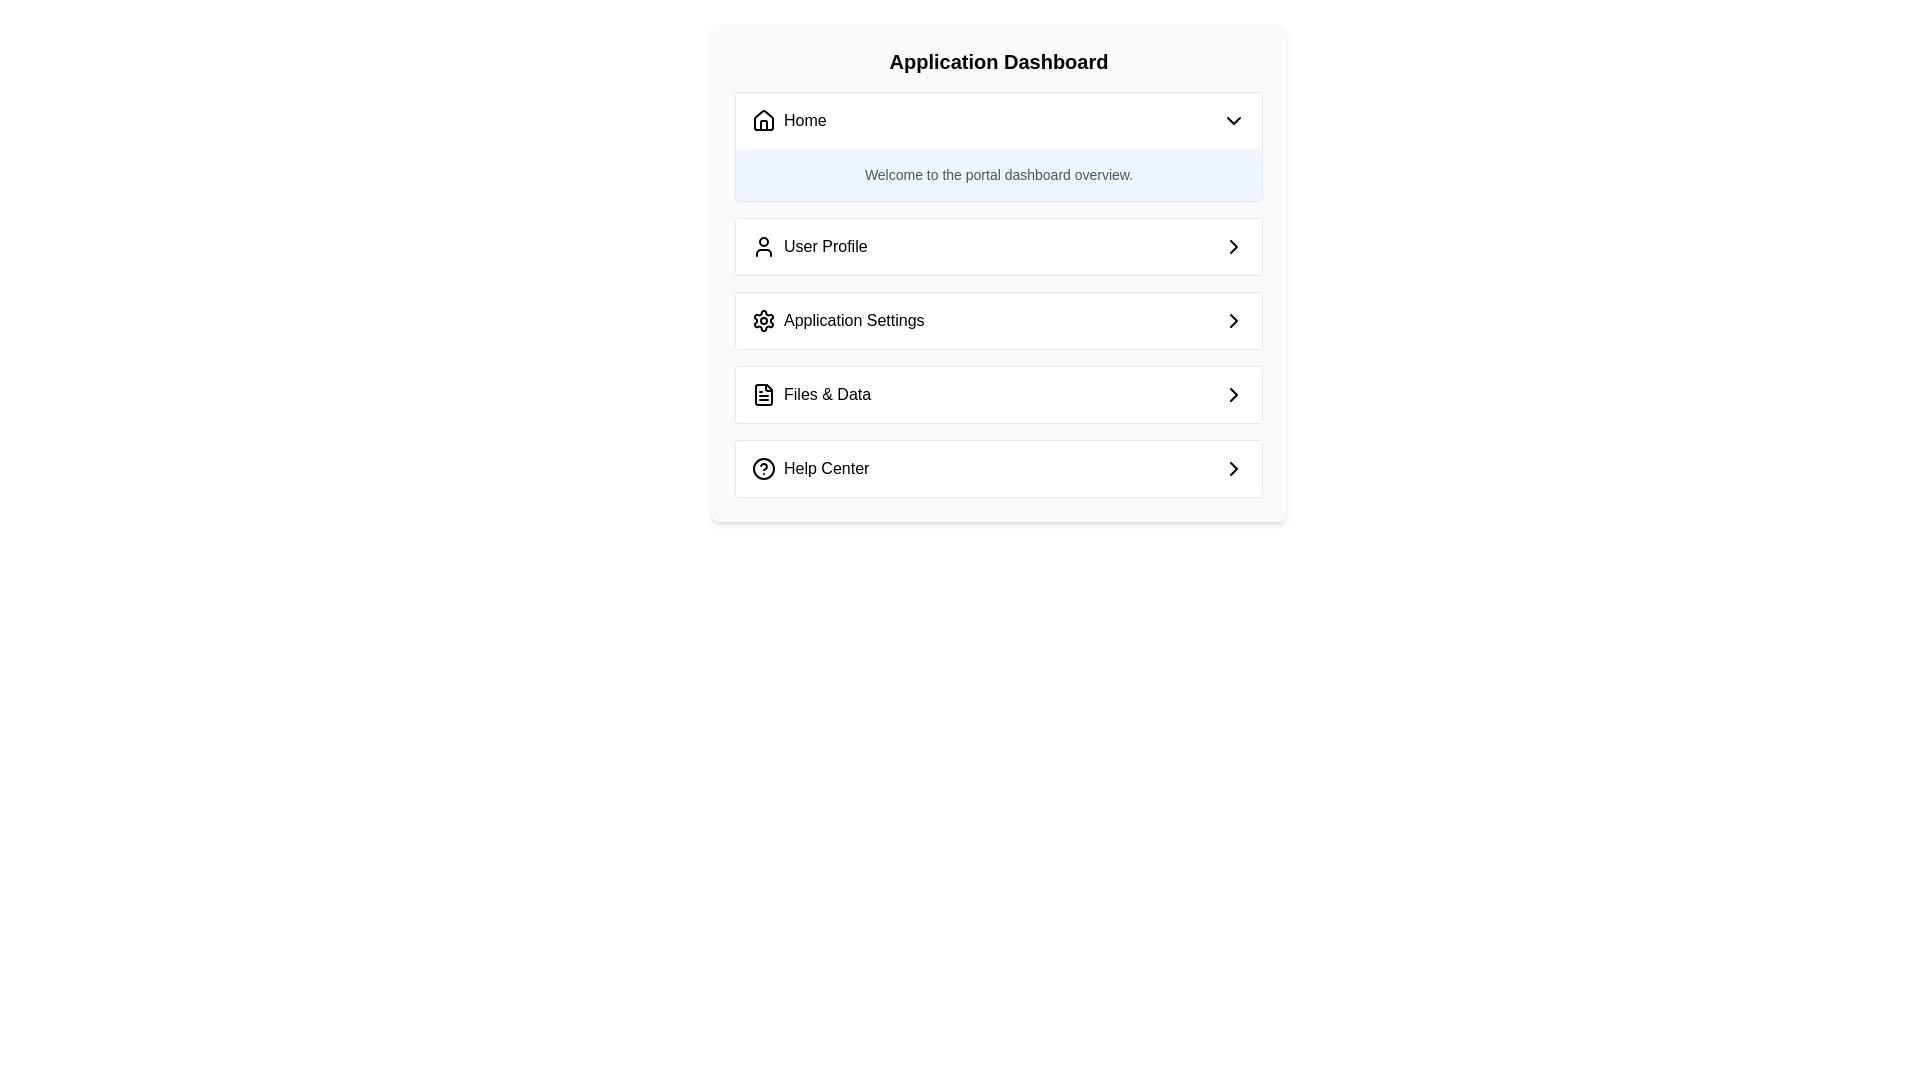 This screenshot has width=1920, height=1080. What do you see at coordinates (811, 394) in the screenshot?
I see `the 'Files & Data' menu item, which displays a text label with an icon of a document` at bounding box center [811, 394].